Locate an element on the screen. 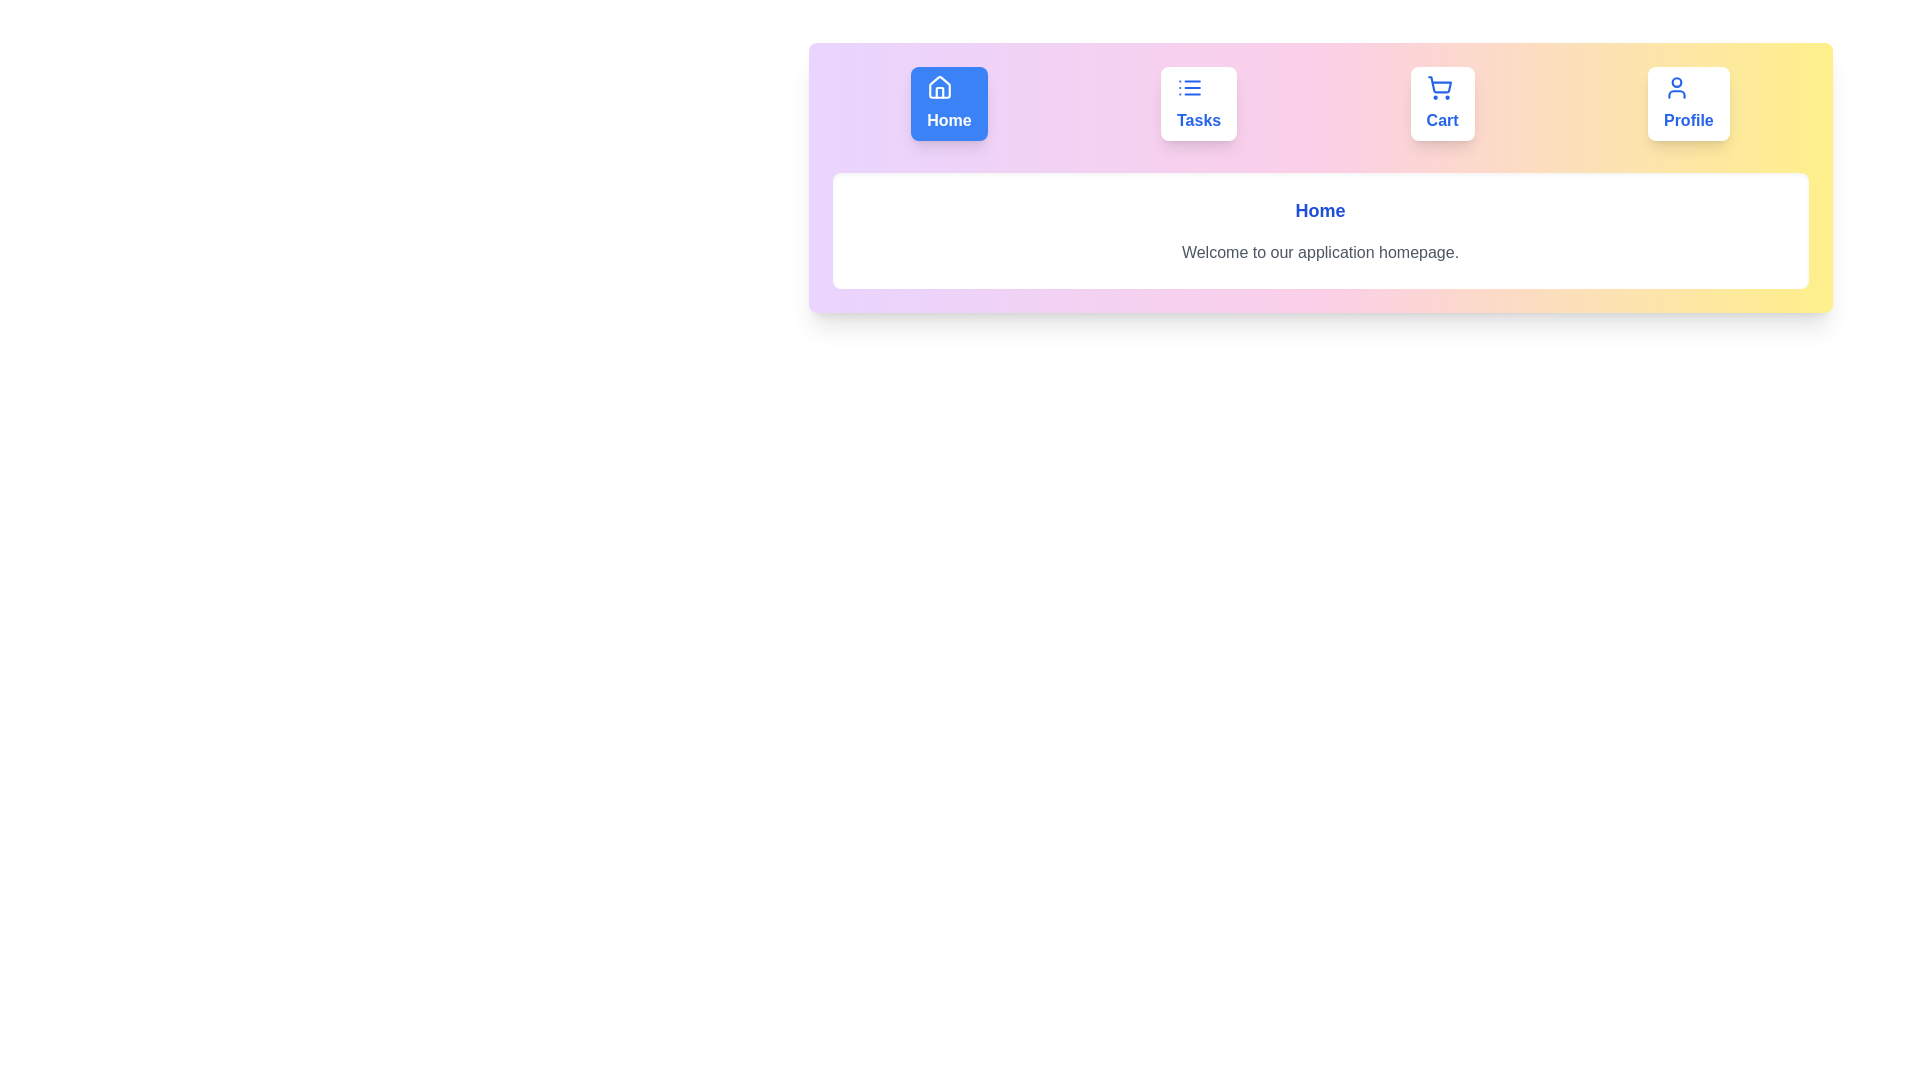  the tab labeled 'Home' is located at coordinates (948, 104).